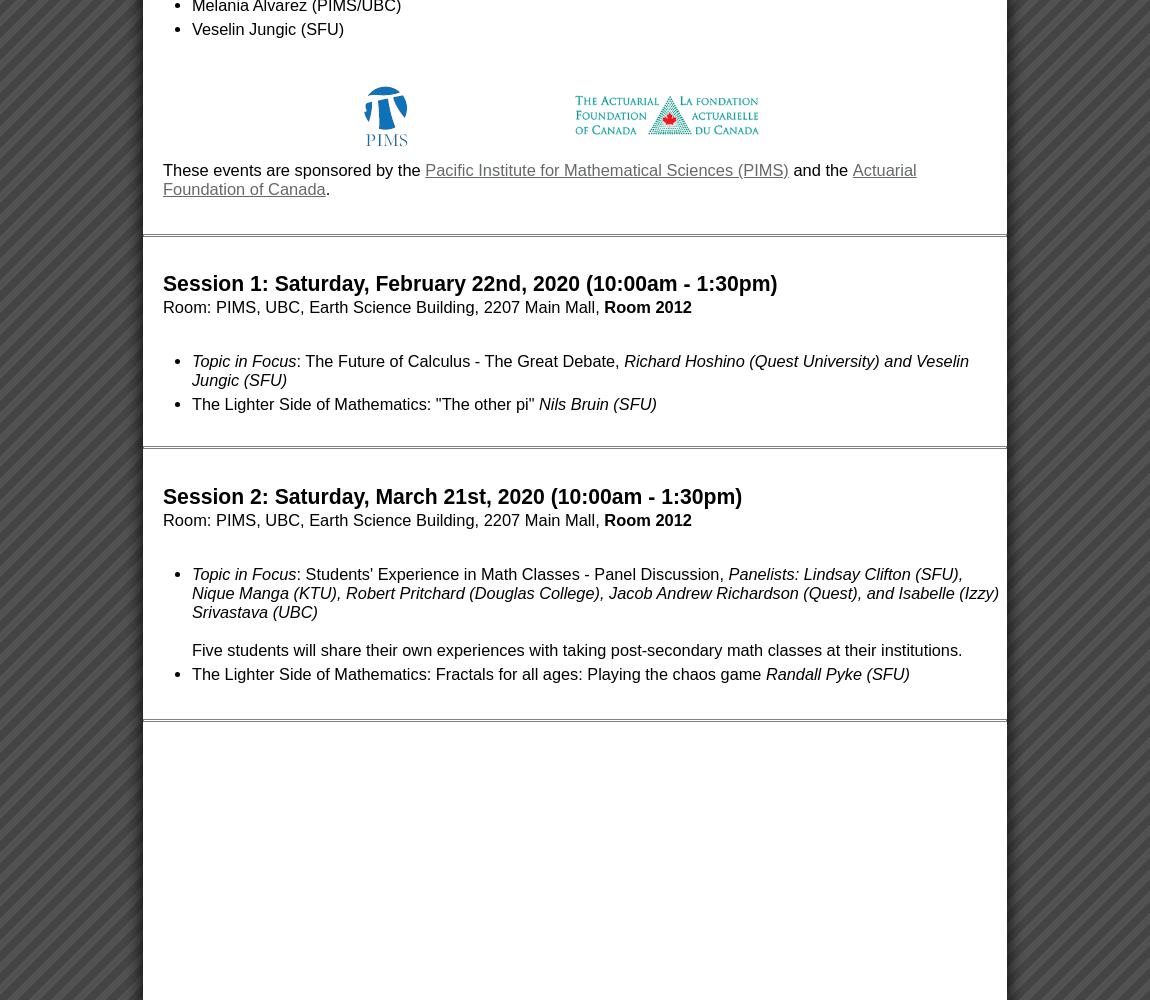 The height and width of the screenshot is (1000, 1150). What do you see at coordinates (296, 360) in the screenshot?
I see `': The Future of Calculus - The Great Debate,'` at bounding box center [296, 360].